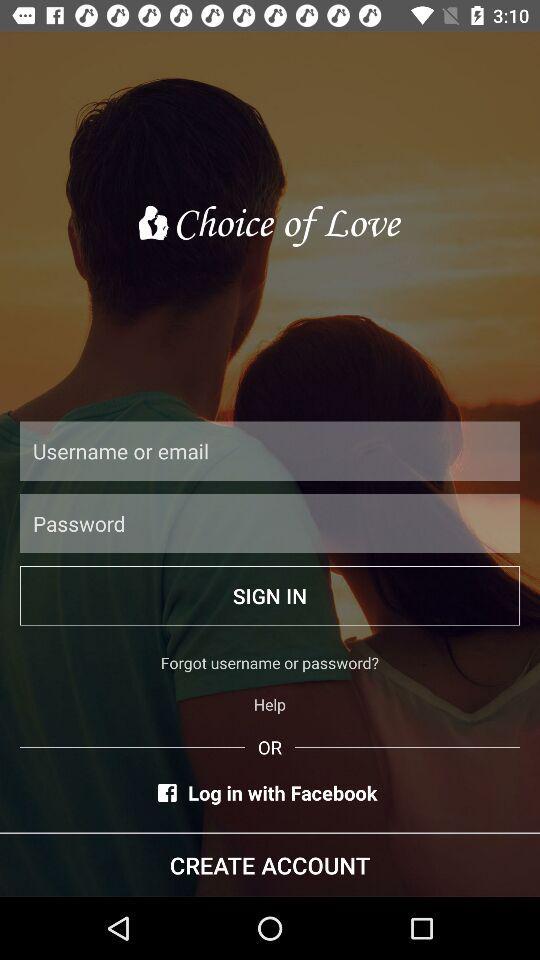  What do you see at coordinates (270, 704) in the screenshot?
I see `the help item` at bounding box center [270, 704].